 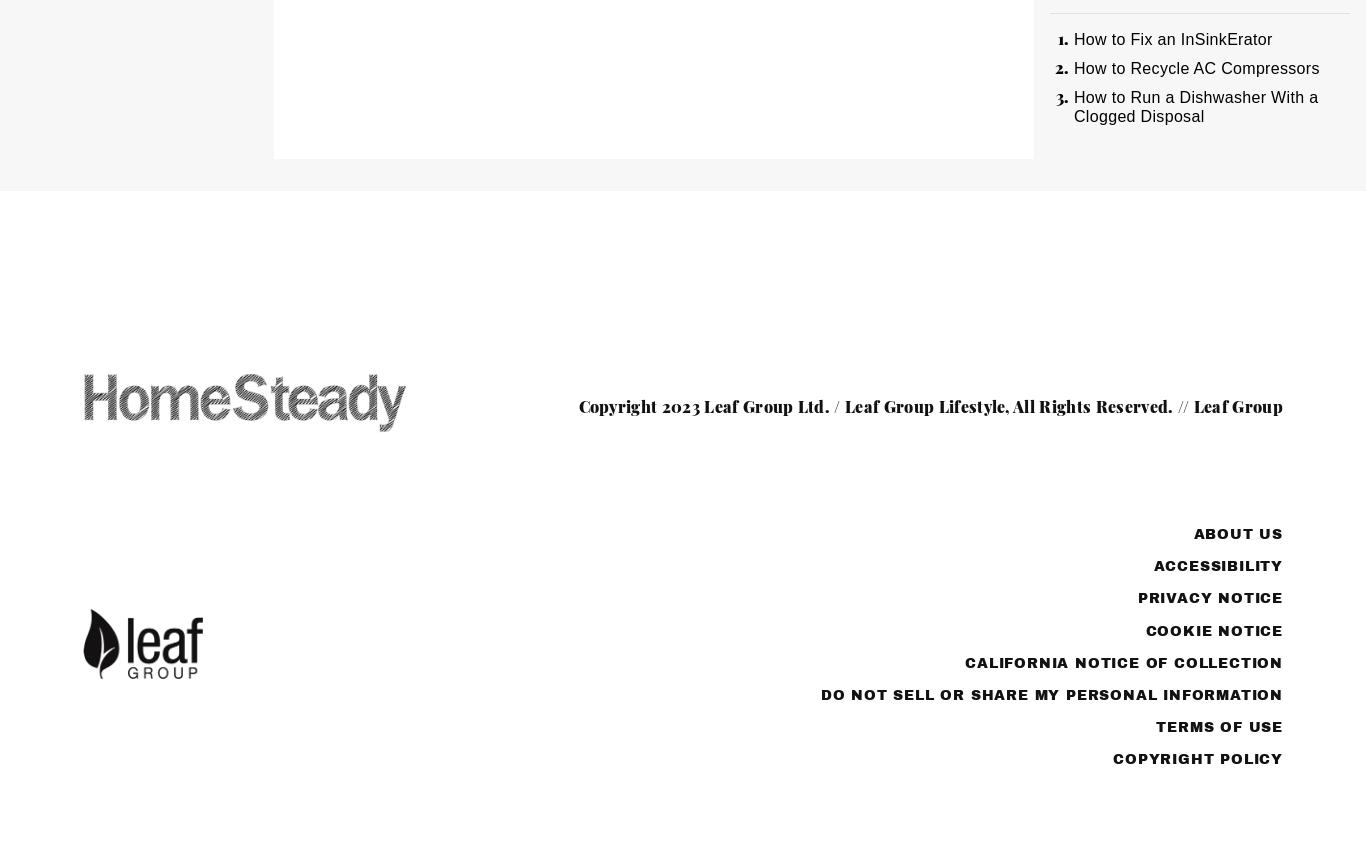 What do you see at coordinates (1122, 662) in the screenshot?
I see `'California Notice of Collection'` at bounding box center [1122, 662].